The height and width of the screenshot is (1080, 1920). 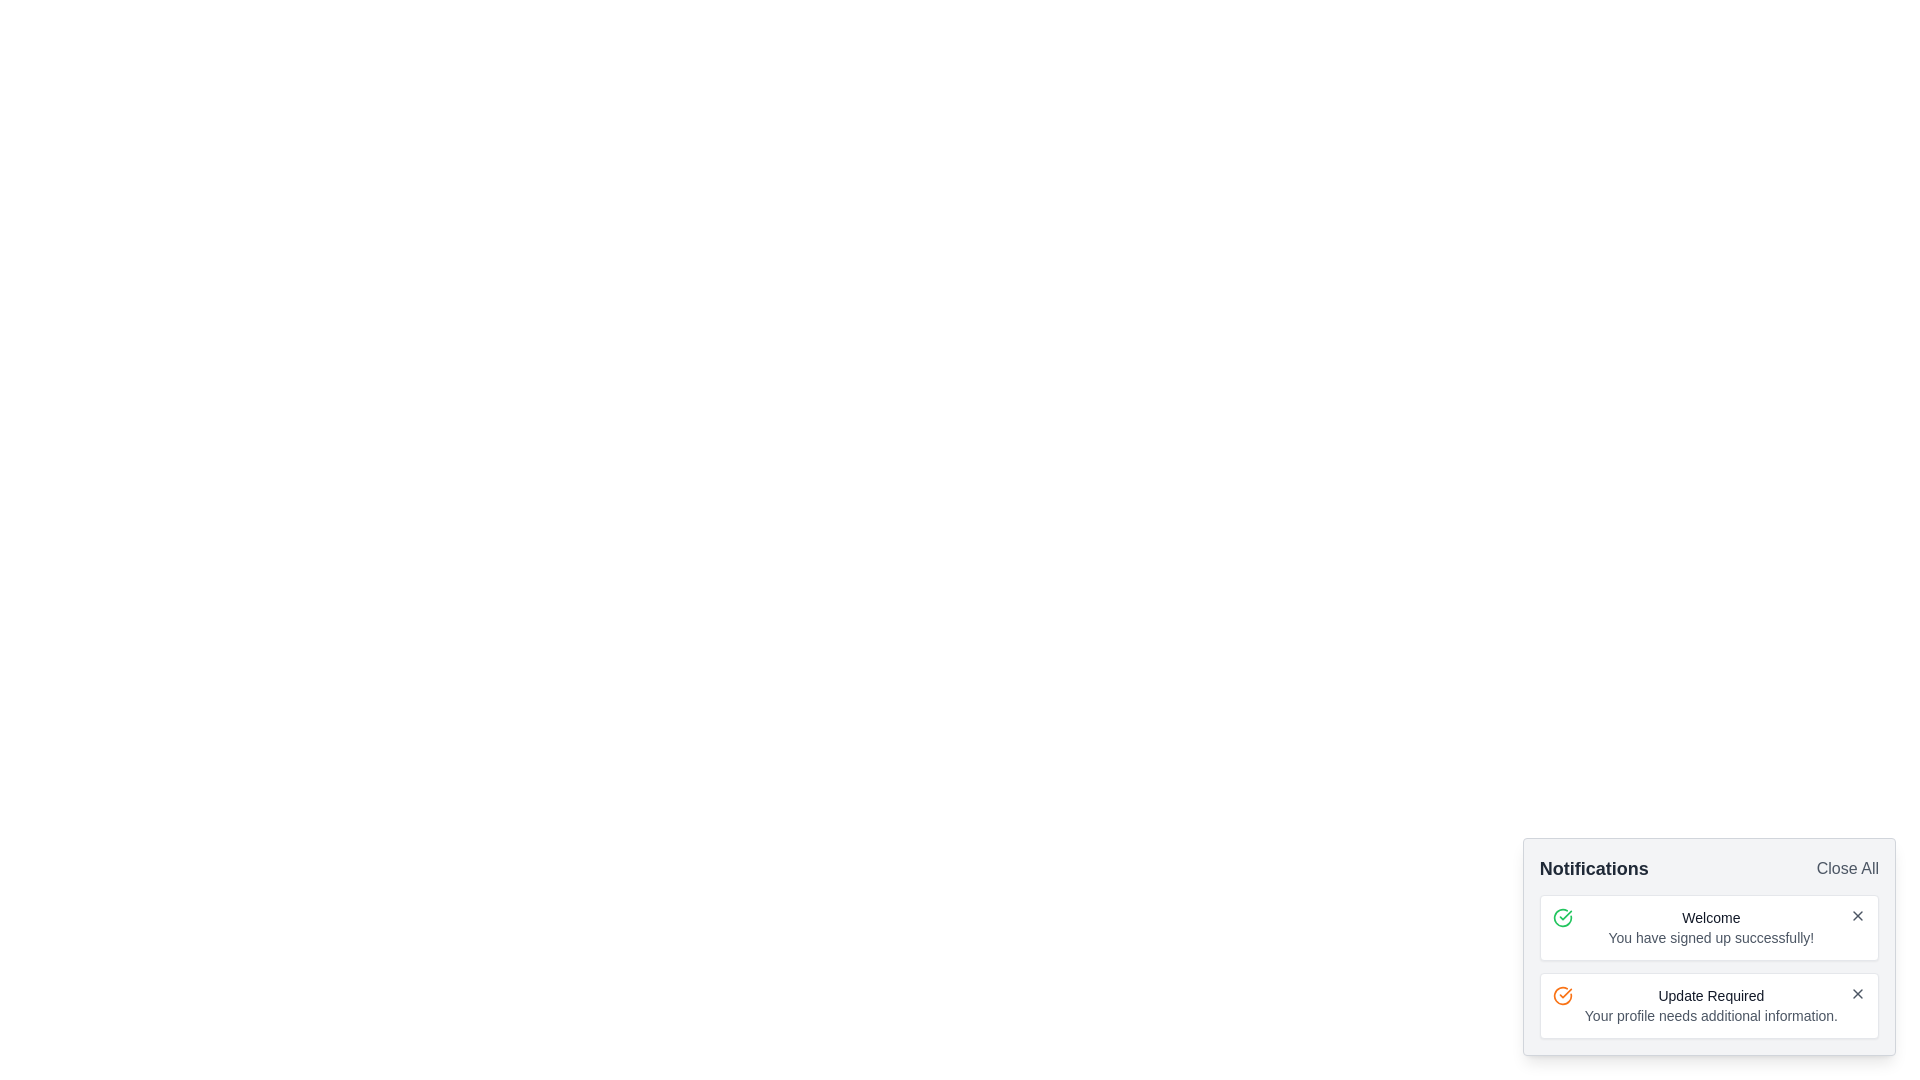 I want to click on the text element that reads 'You have signed up successfully!', which is styled with a smaller font size and light gray color, located centrally in the notification panel at the bottom-right corner of the interface, so click(x=1710, y=937).